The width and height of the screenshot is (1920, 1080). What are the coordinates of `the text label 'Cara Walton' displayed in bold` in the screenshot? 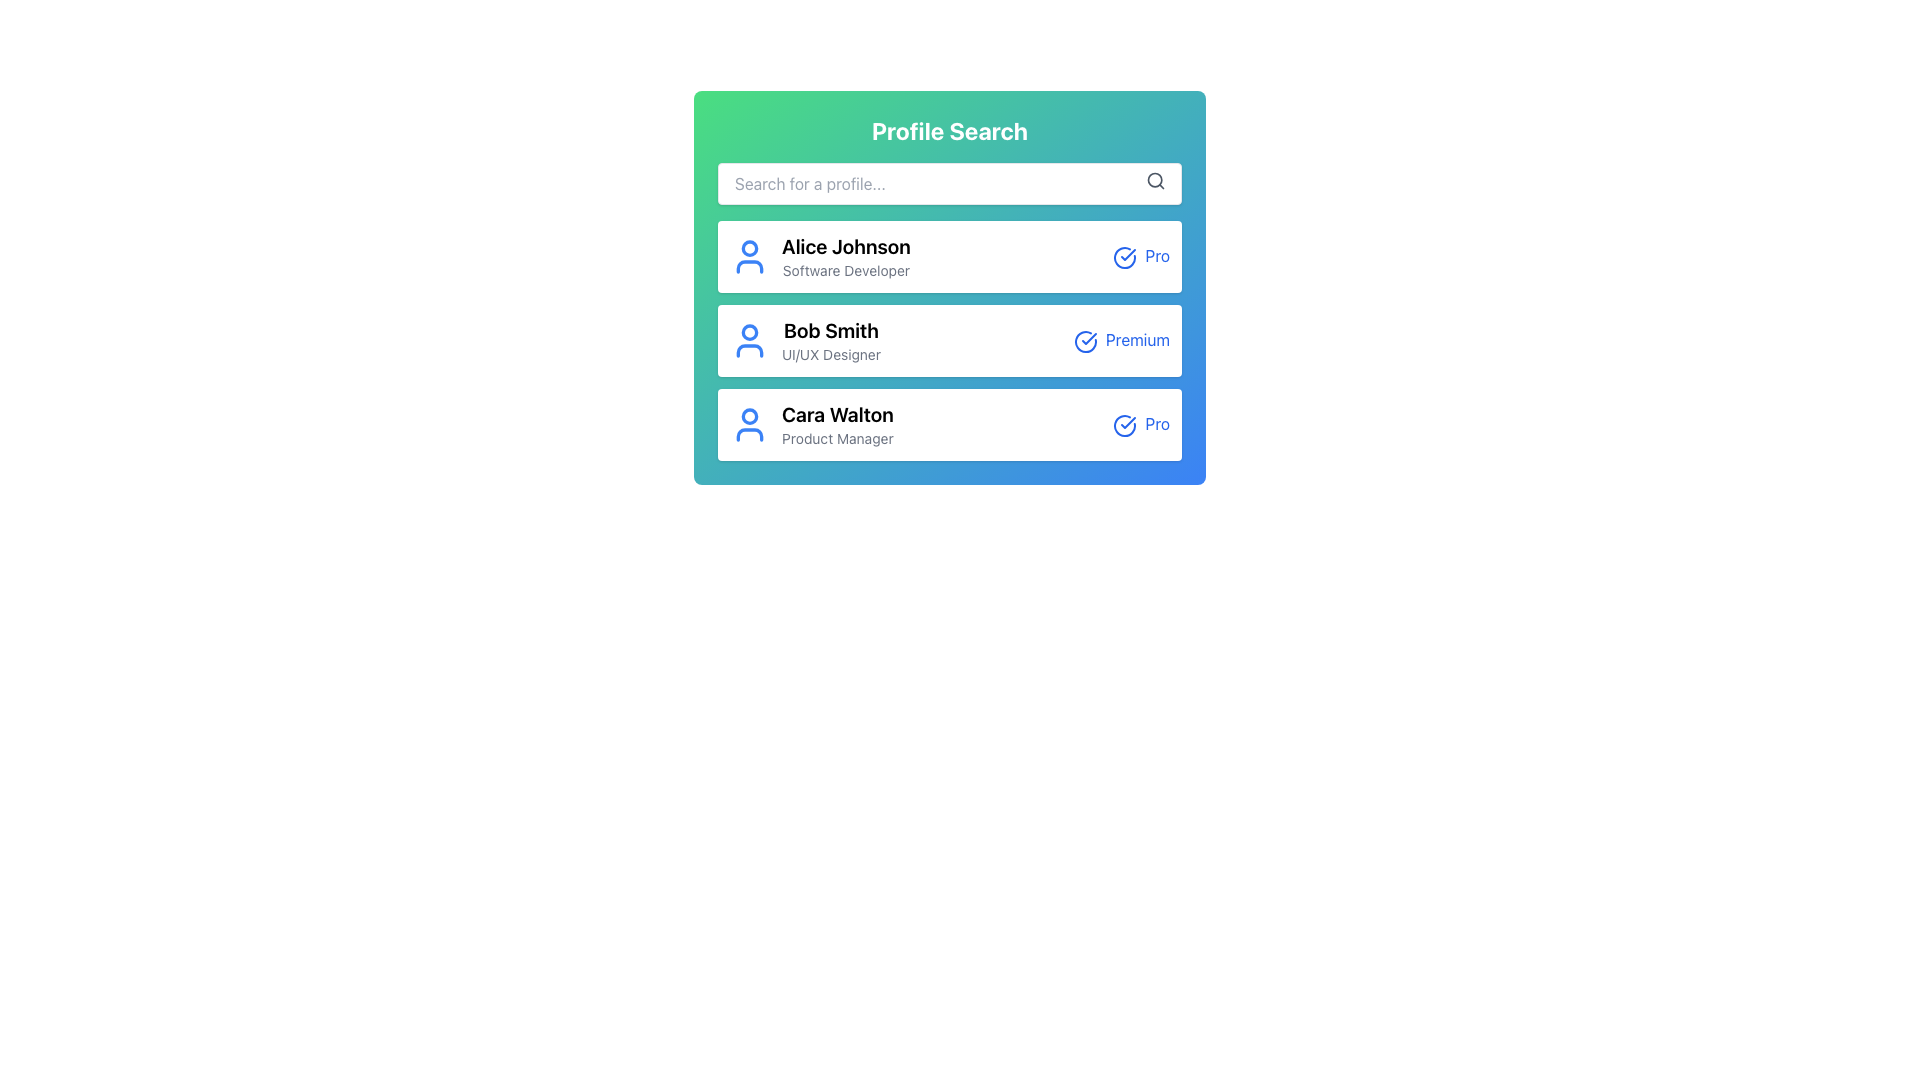 It's located at (837, 414).